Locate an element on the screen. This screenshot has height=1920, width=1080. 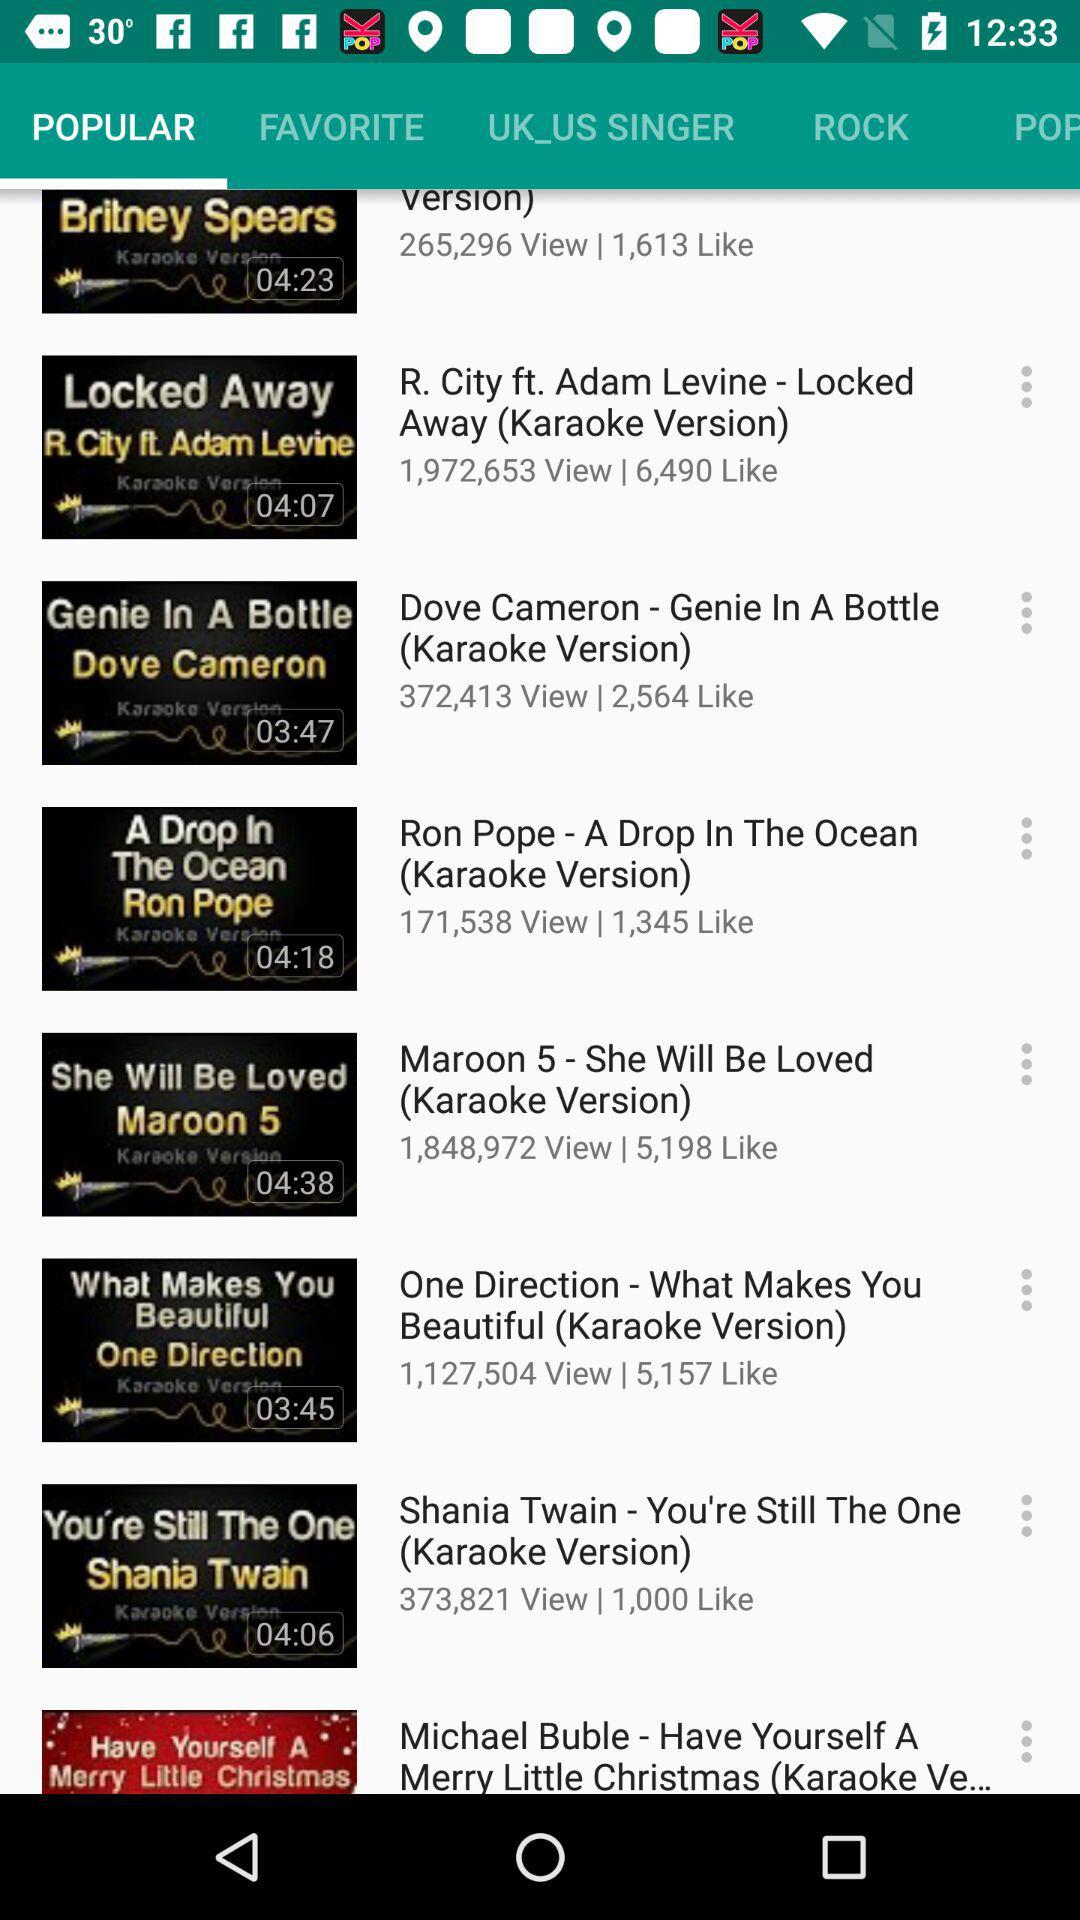
show more information is located at coordinates (1016, 838).